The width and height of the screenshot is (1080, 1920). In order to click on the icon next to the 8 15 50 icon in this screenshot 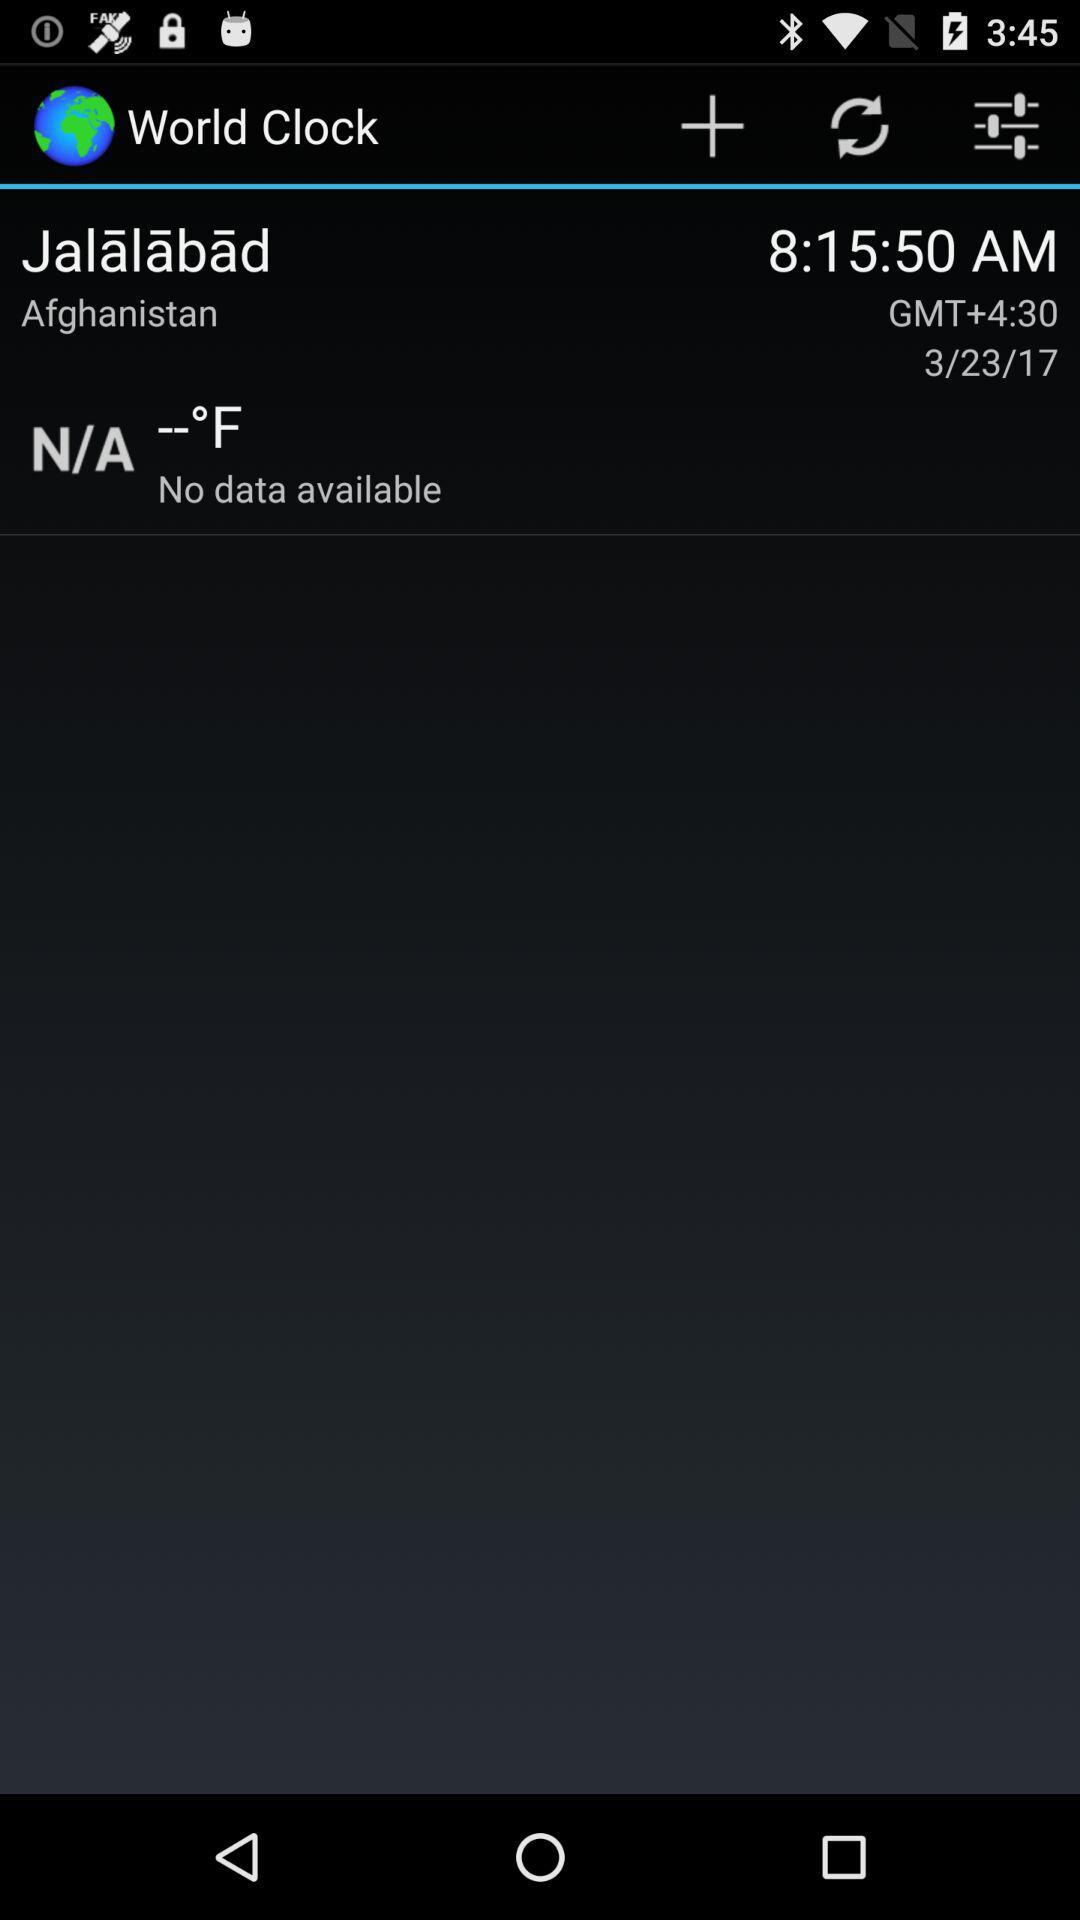, I will do `click(394, 247)`.